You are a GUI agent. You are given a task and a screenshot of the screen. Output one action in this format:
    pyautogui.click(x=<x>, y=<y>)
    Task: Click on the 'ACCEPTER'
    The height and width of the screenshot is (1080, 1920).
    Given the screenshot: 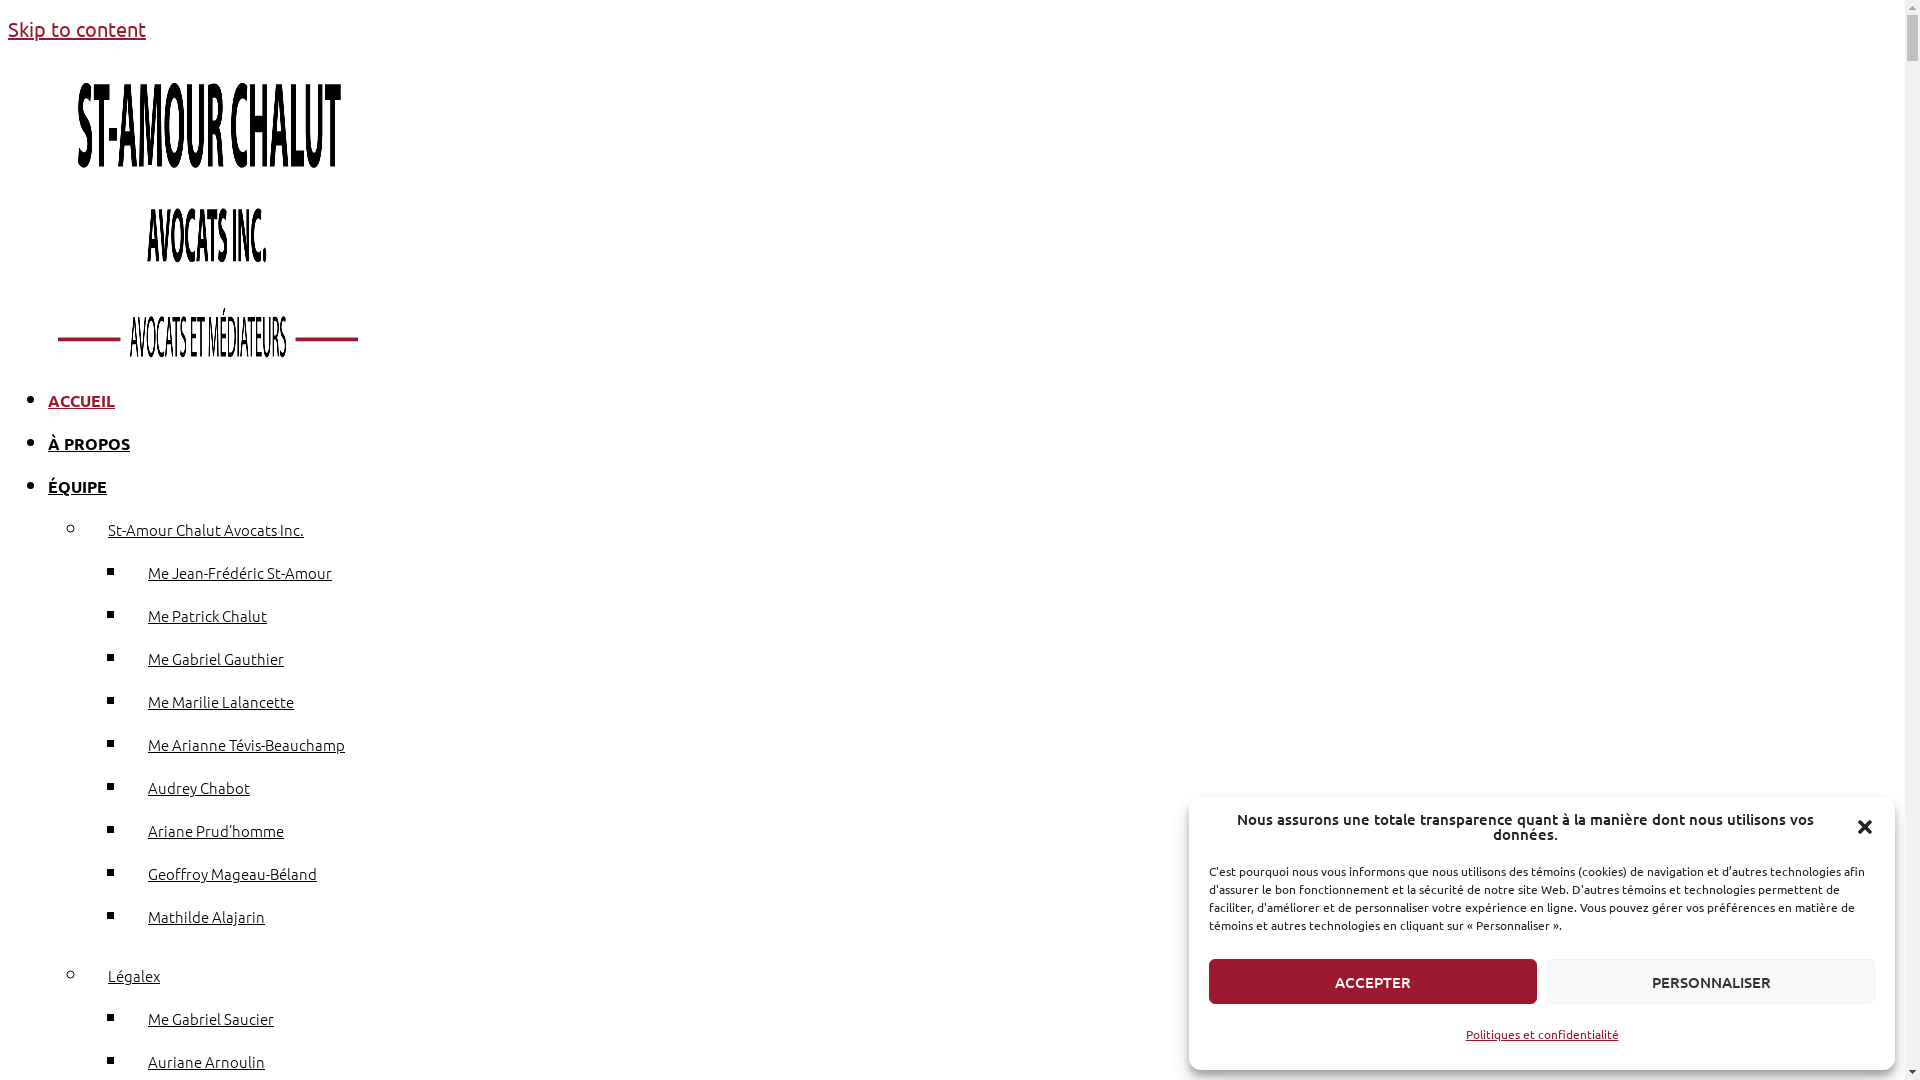 What is the action you would take?
    pyautogui.click(x=1371, y=980)
    